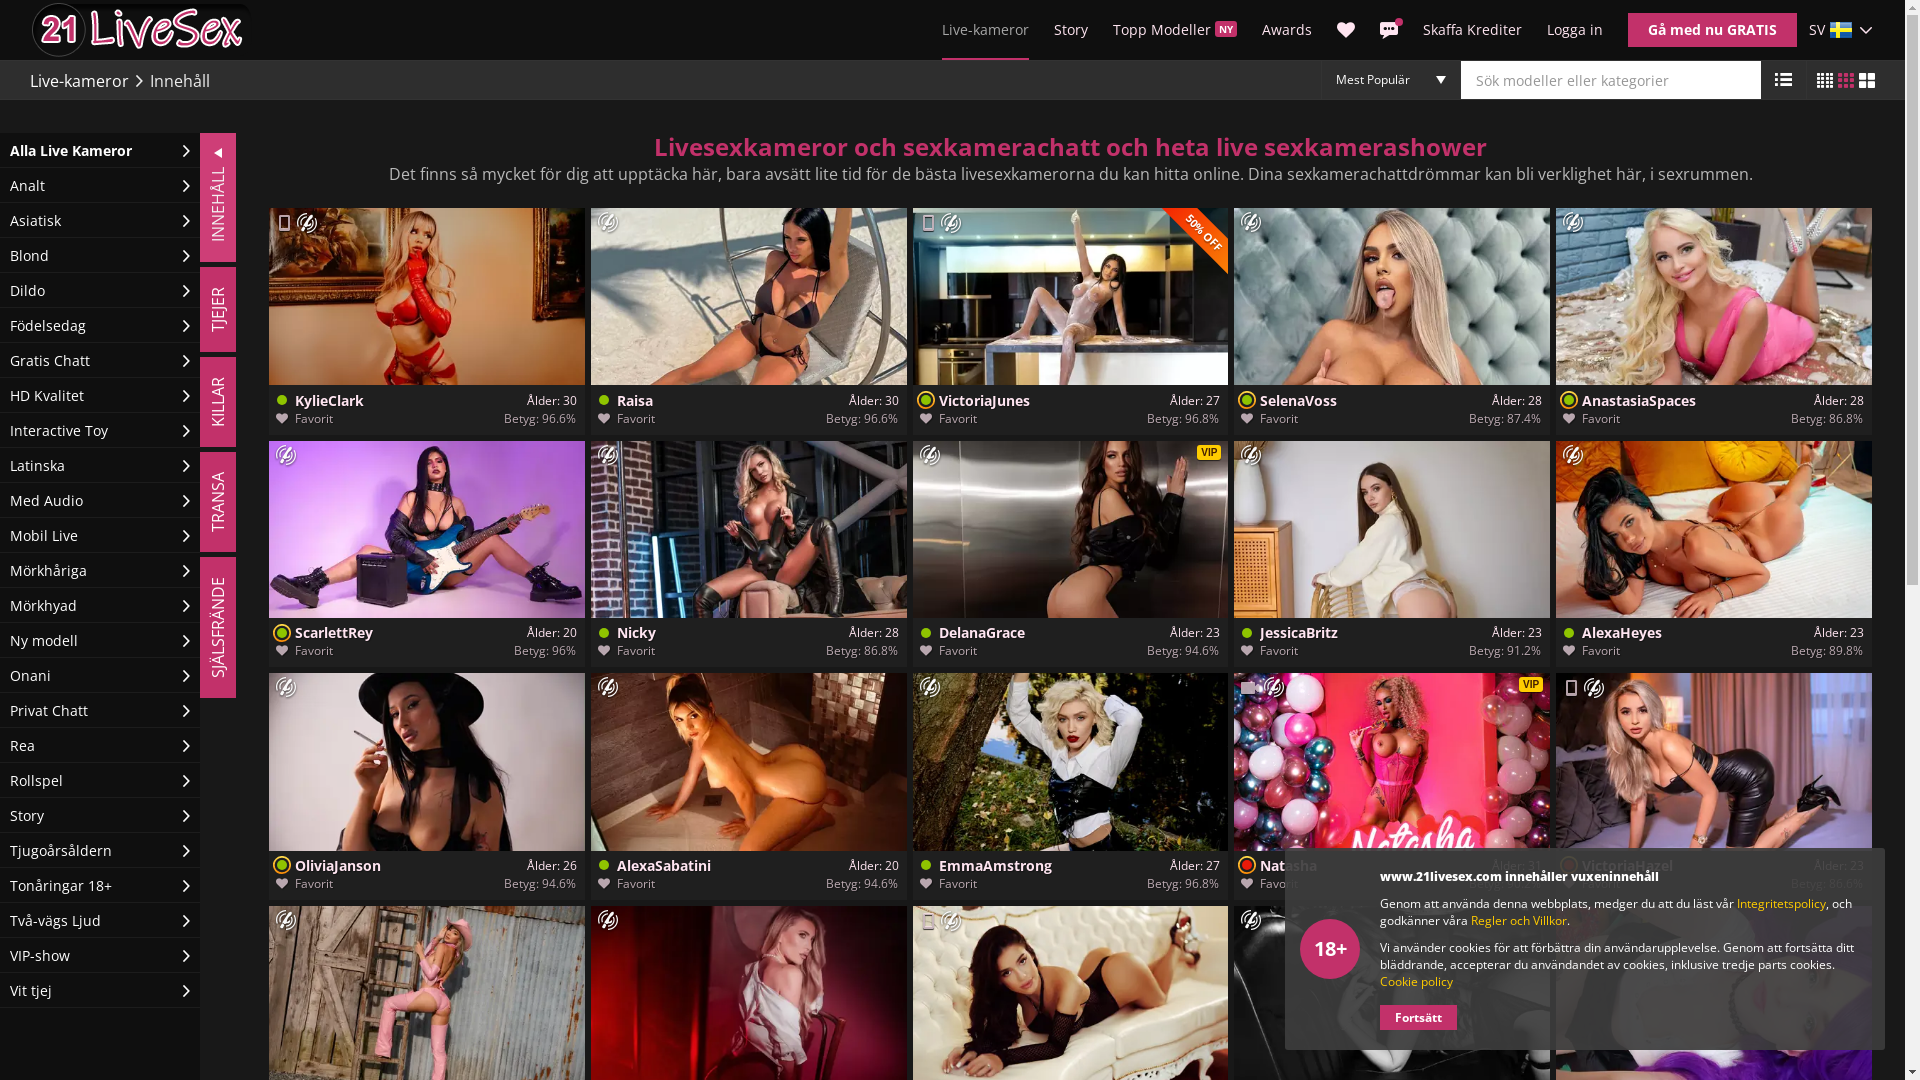 This screenshot has width=1920, height=1080. What do you see at coordinates (0, 534) in the screenshot?
I see `'Mobil Live'` at bounding box center [0, 534].